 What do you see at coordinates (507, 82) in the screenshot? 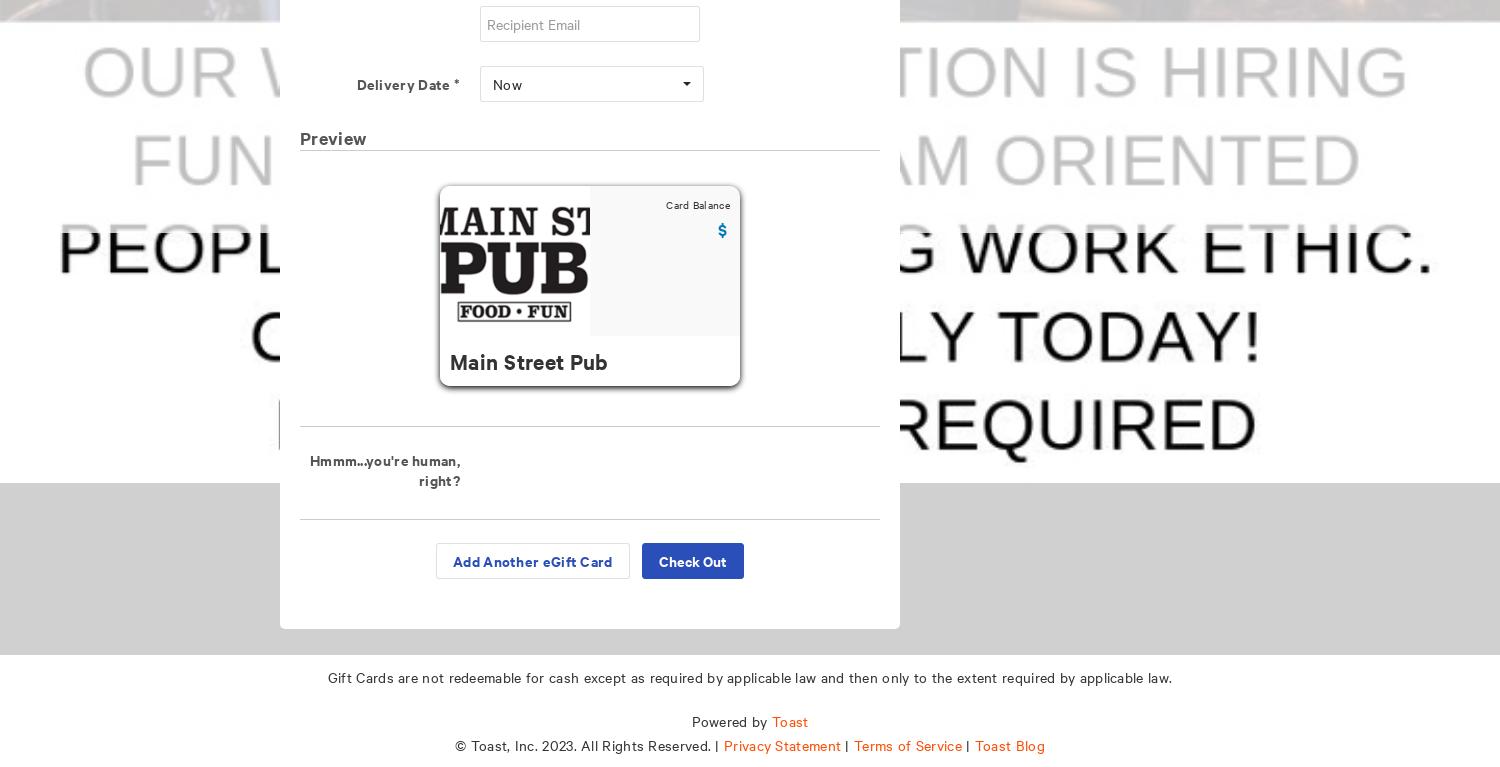
I see `'Now'` at bounding box center [507, 82].